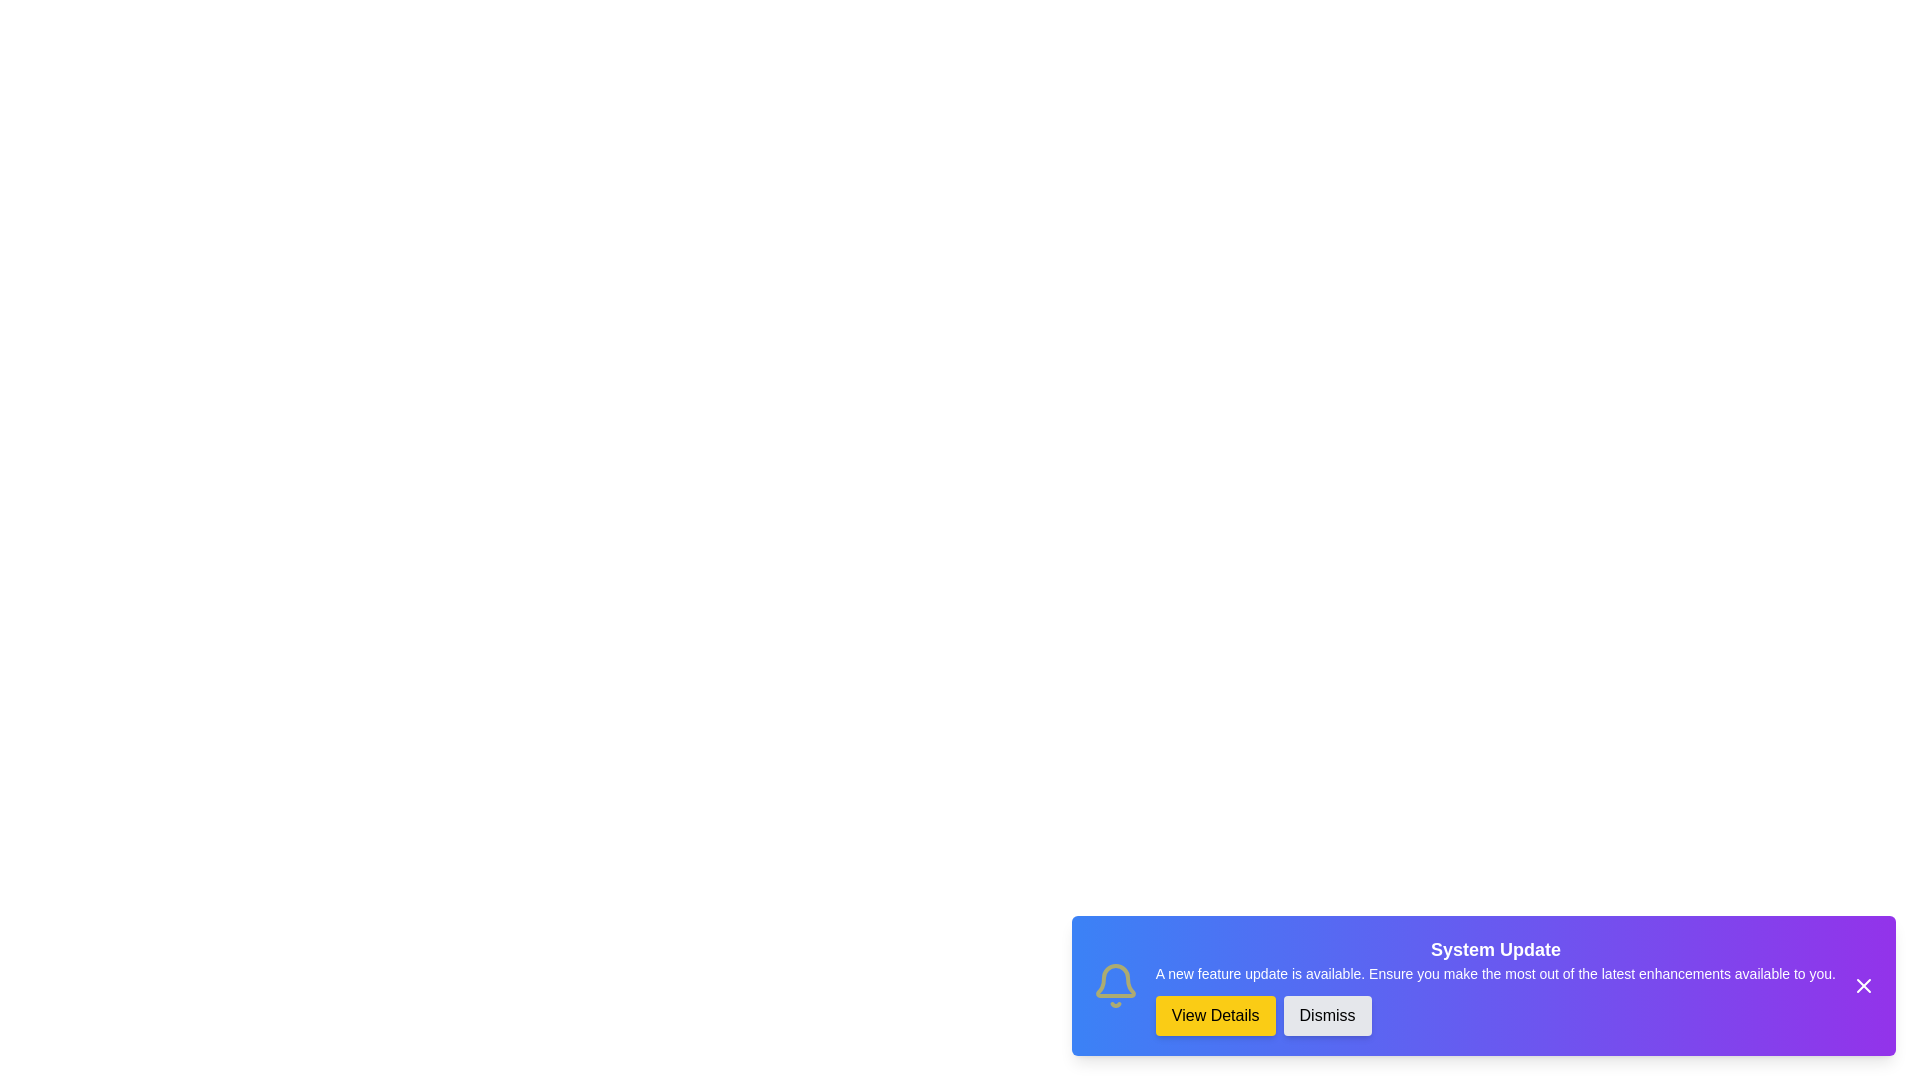 The image size is (1920, 1080). What do you see at coordinates (1327, 1015) in the screenshot?
I see `the 'Dismiss' button to hide the snackbar` at bounding box center [1327, 1015].